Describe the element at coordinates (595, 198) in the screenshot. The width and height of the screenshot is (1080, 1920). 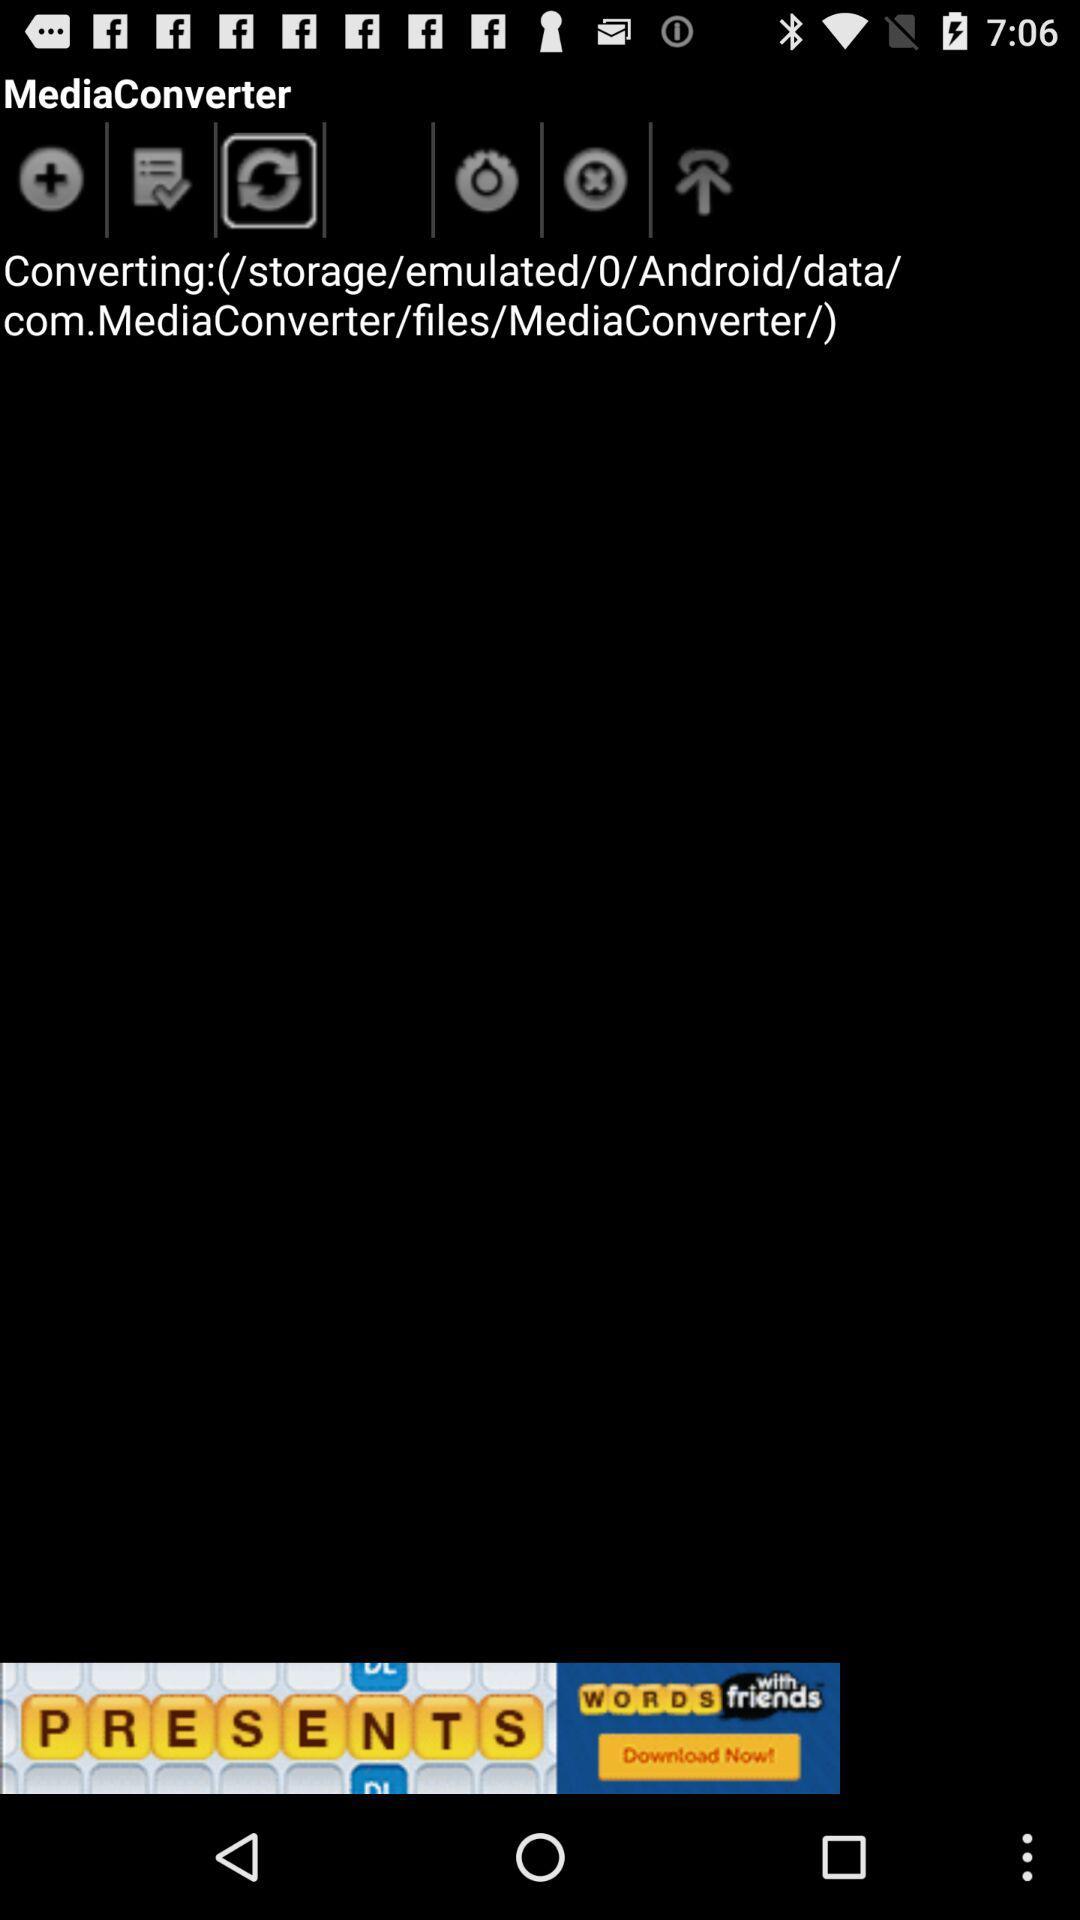
I see `the close icon` at that location.